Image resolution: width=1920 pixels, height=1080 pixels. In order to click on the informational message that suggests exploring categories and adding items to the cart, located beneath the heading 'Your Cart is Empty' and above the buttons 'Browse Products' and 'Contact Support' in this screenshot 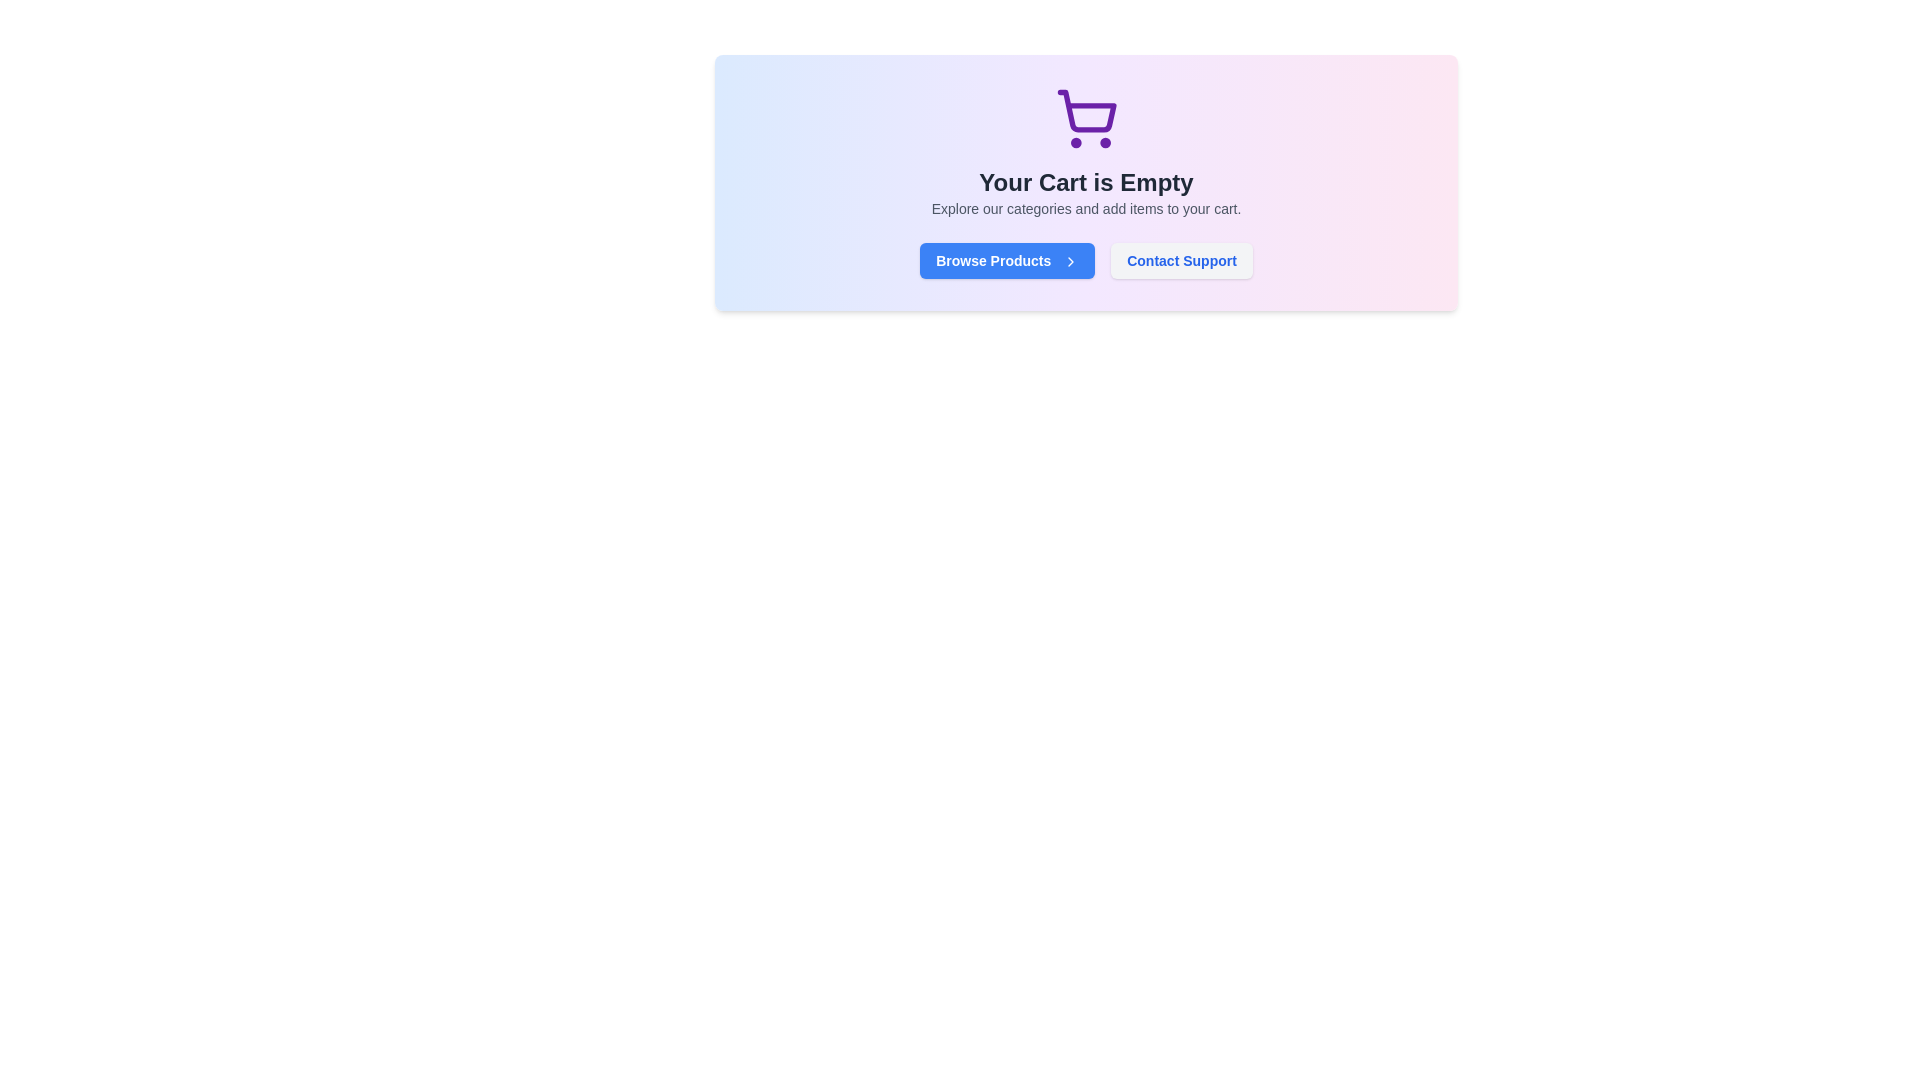, I will do `click(1085, 208)`.